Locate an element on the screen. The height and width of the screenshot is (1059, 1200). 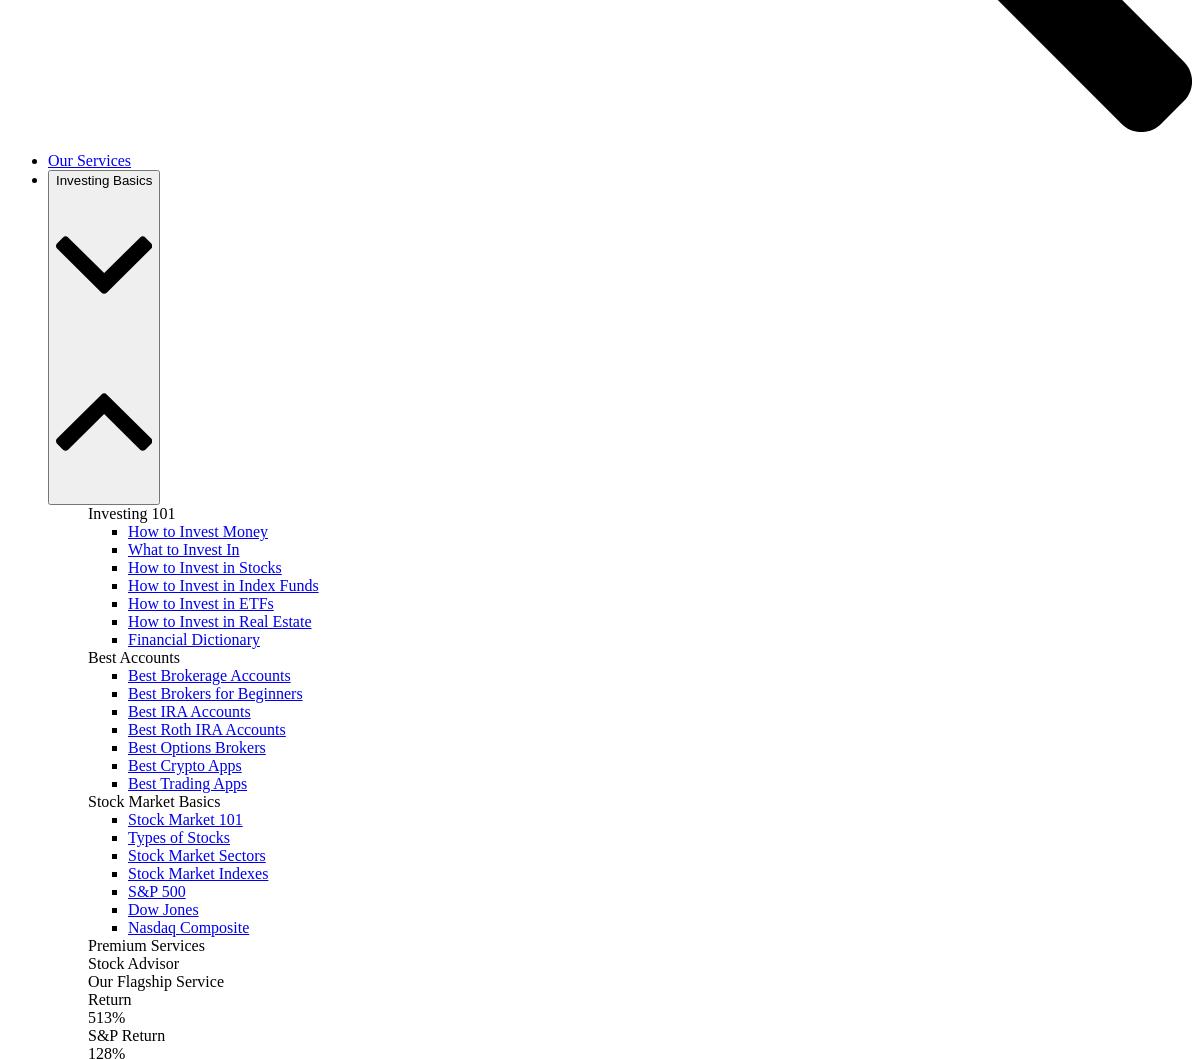
'Our Flagship Service' is located at coordinates (154, 980).